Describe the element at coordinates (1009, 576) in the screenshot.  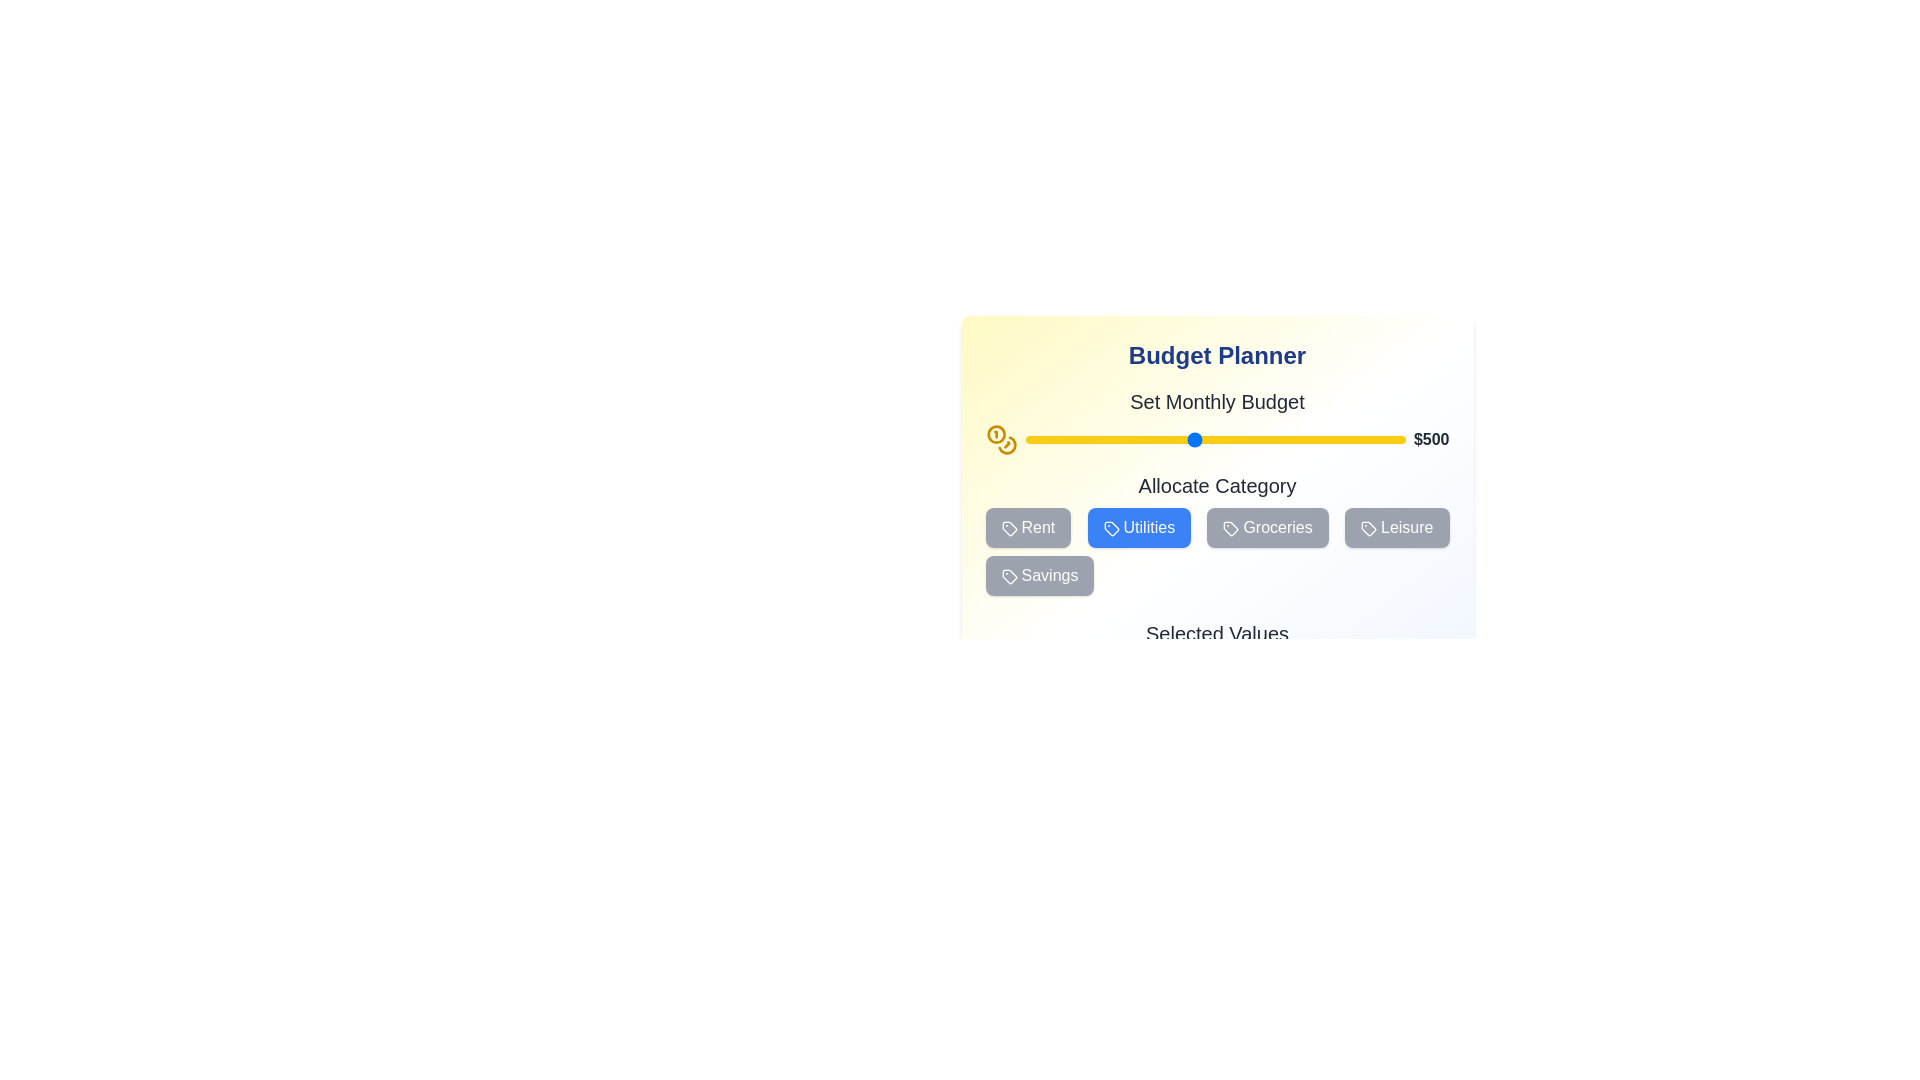
I see `Vector graphic icon located in the 'Allocate Category' section, which visually enhances the associated label or button, by hovering over it for visual feedback` at that location.